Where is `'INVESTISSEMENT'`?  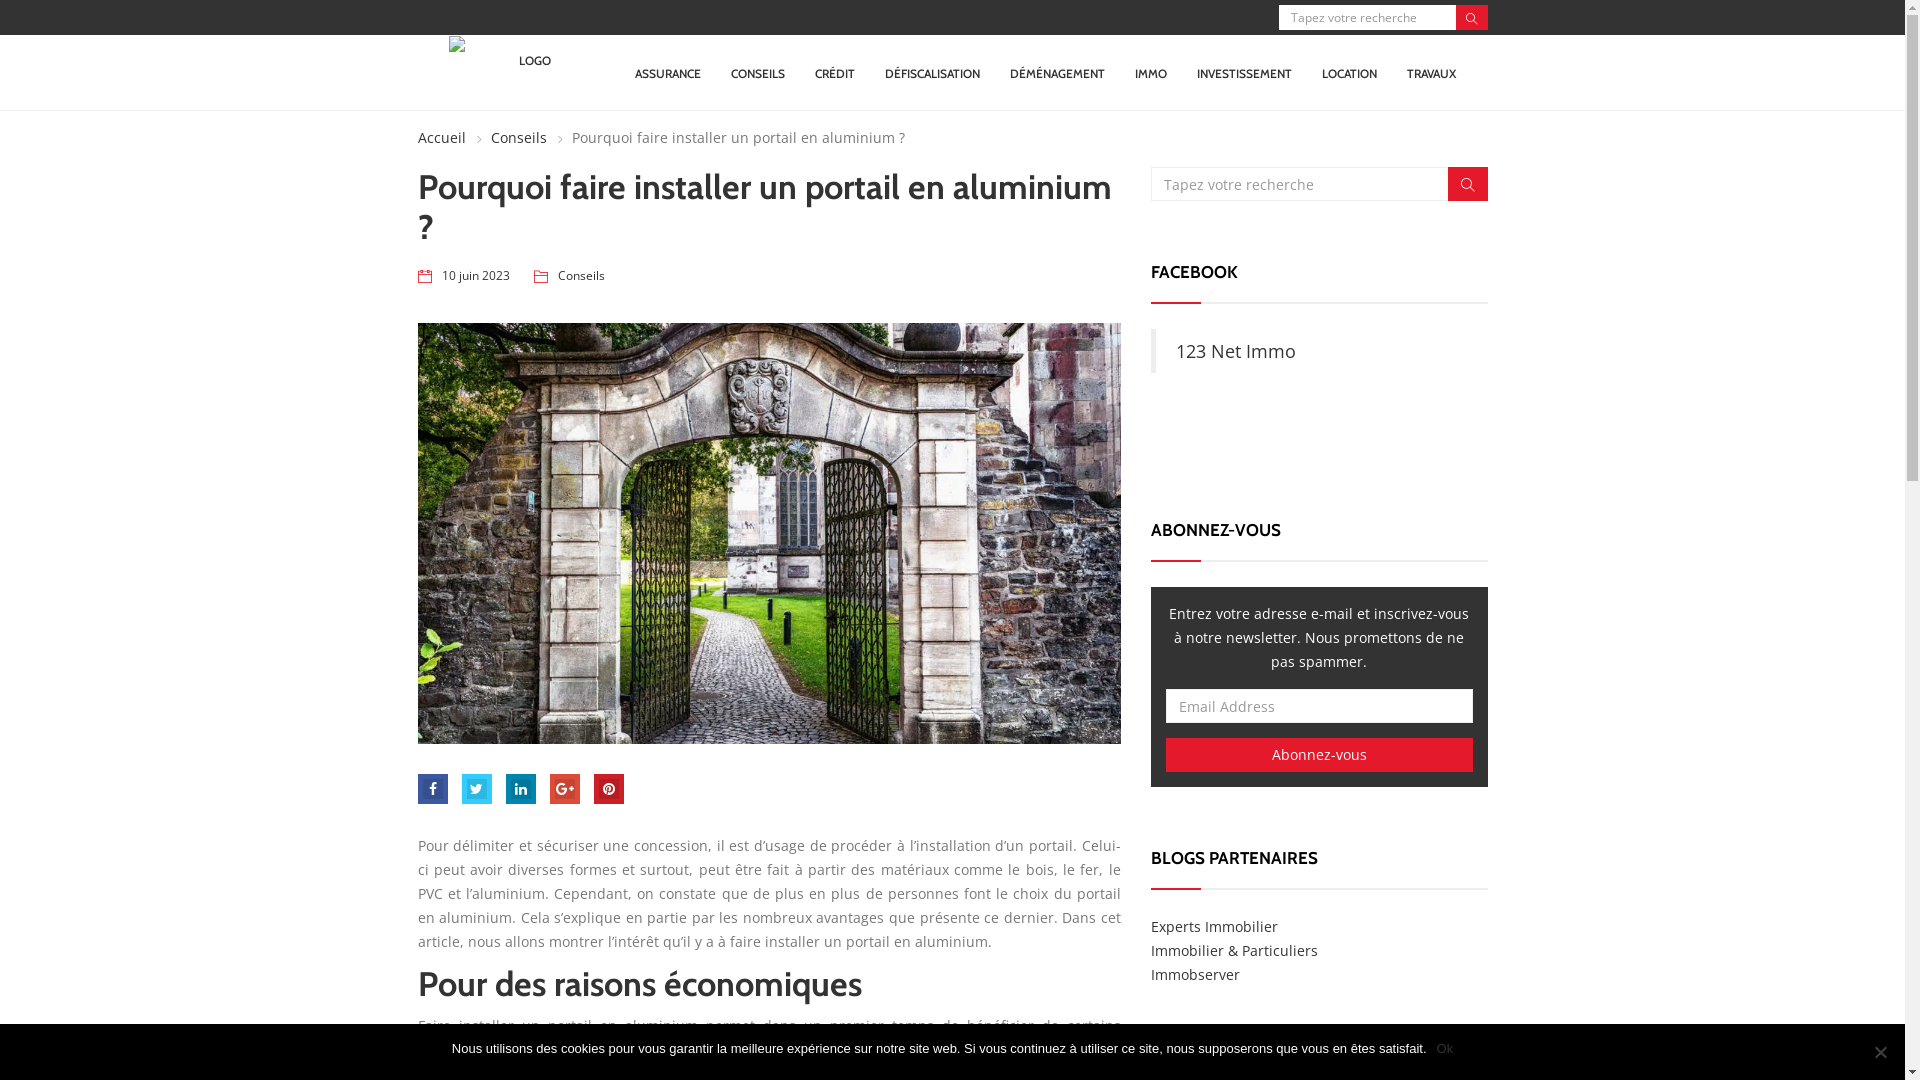
'INVESTISSEMENT' is located at coordinates (1243, 72).